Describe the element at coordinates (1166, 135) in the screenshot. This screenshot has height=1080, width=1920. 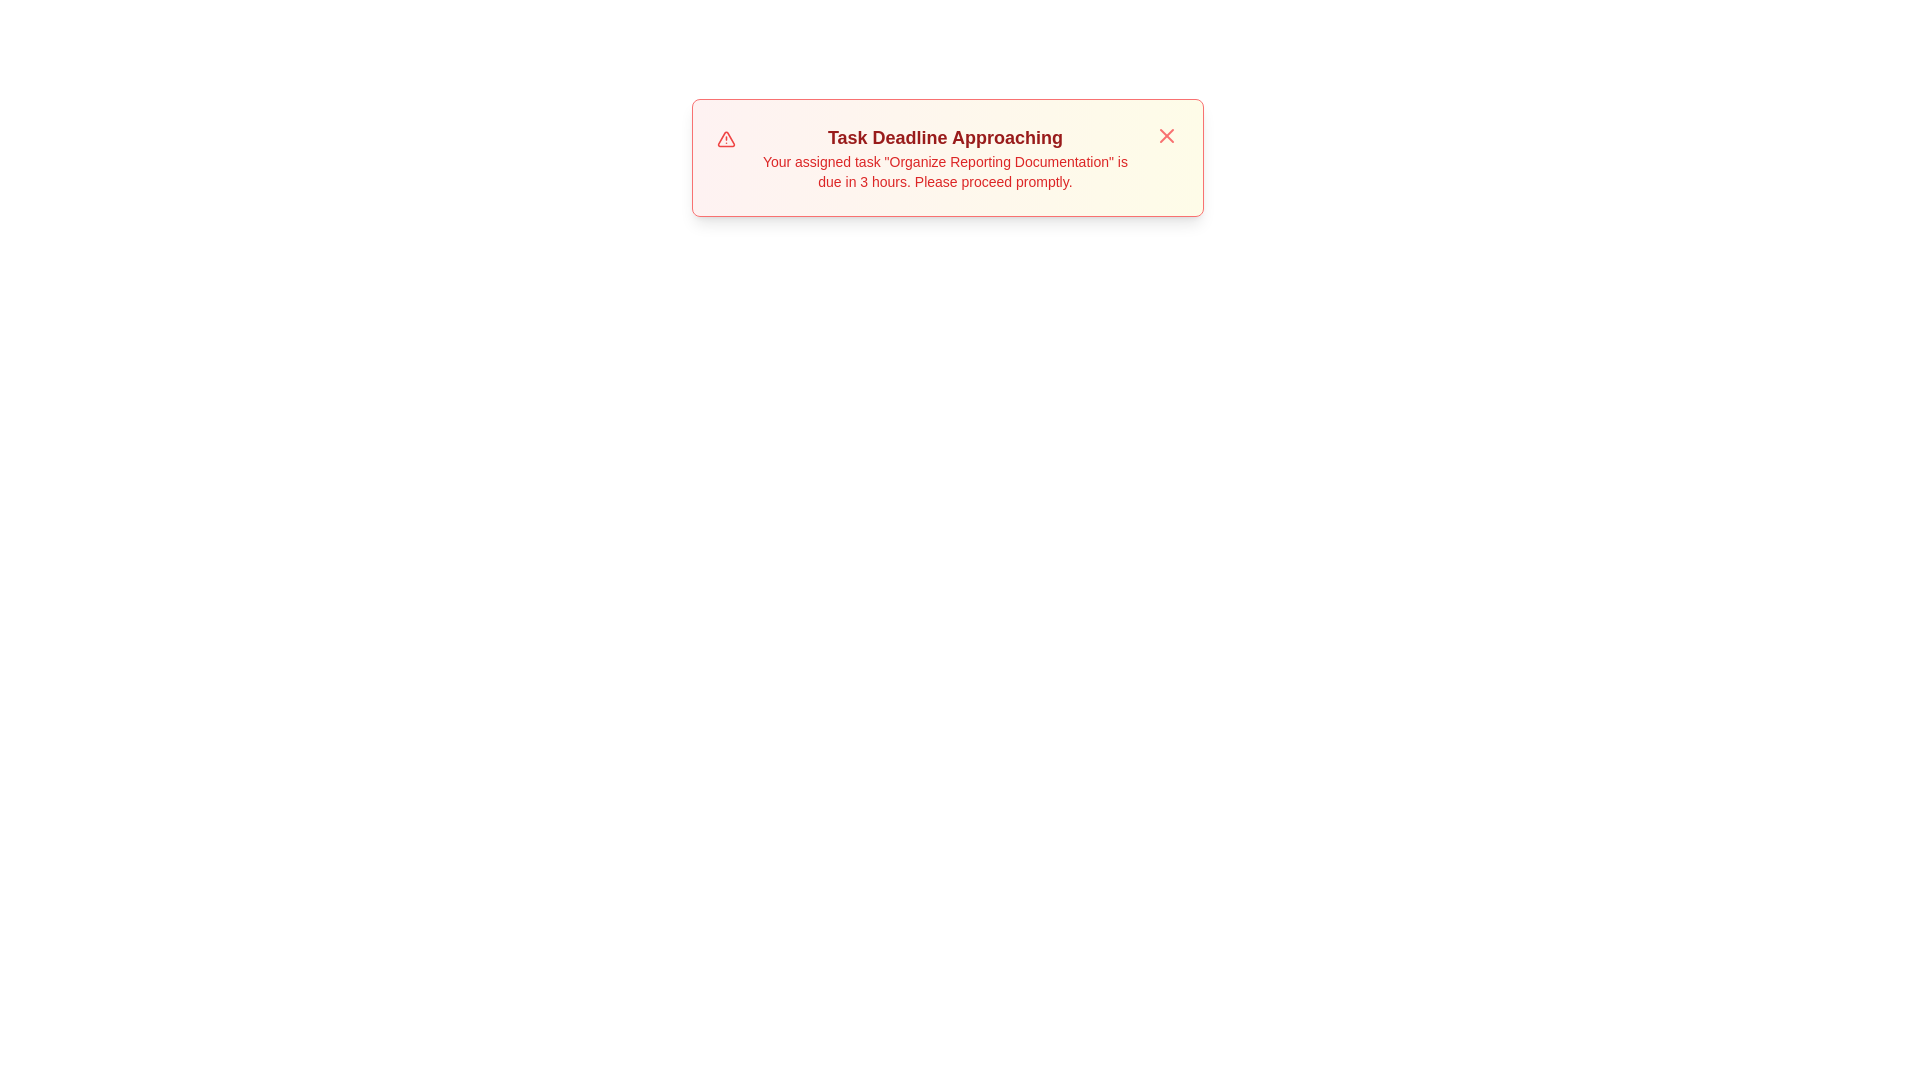
I see `the red 'X' close icon in the top-right corner of the notification popup` at that location.